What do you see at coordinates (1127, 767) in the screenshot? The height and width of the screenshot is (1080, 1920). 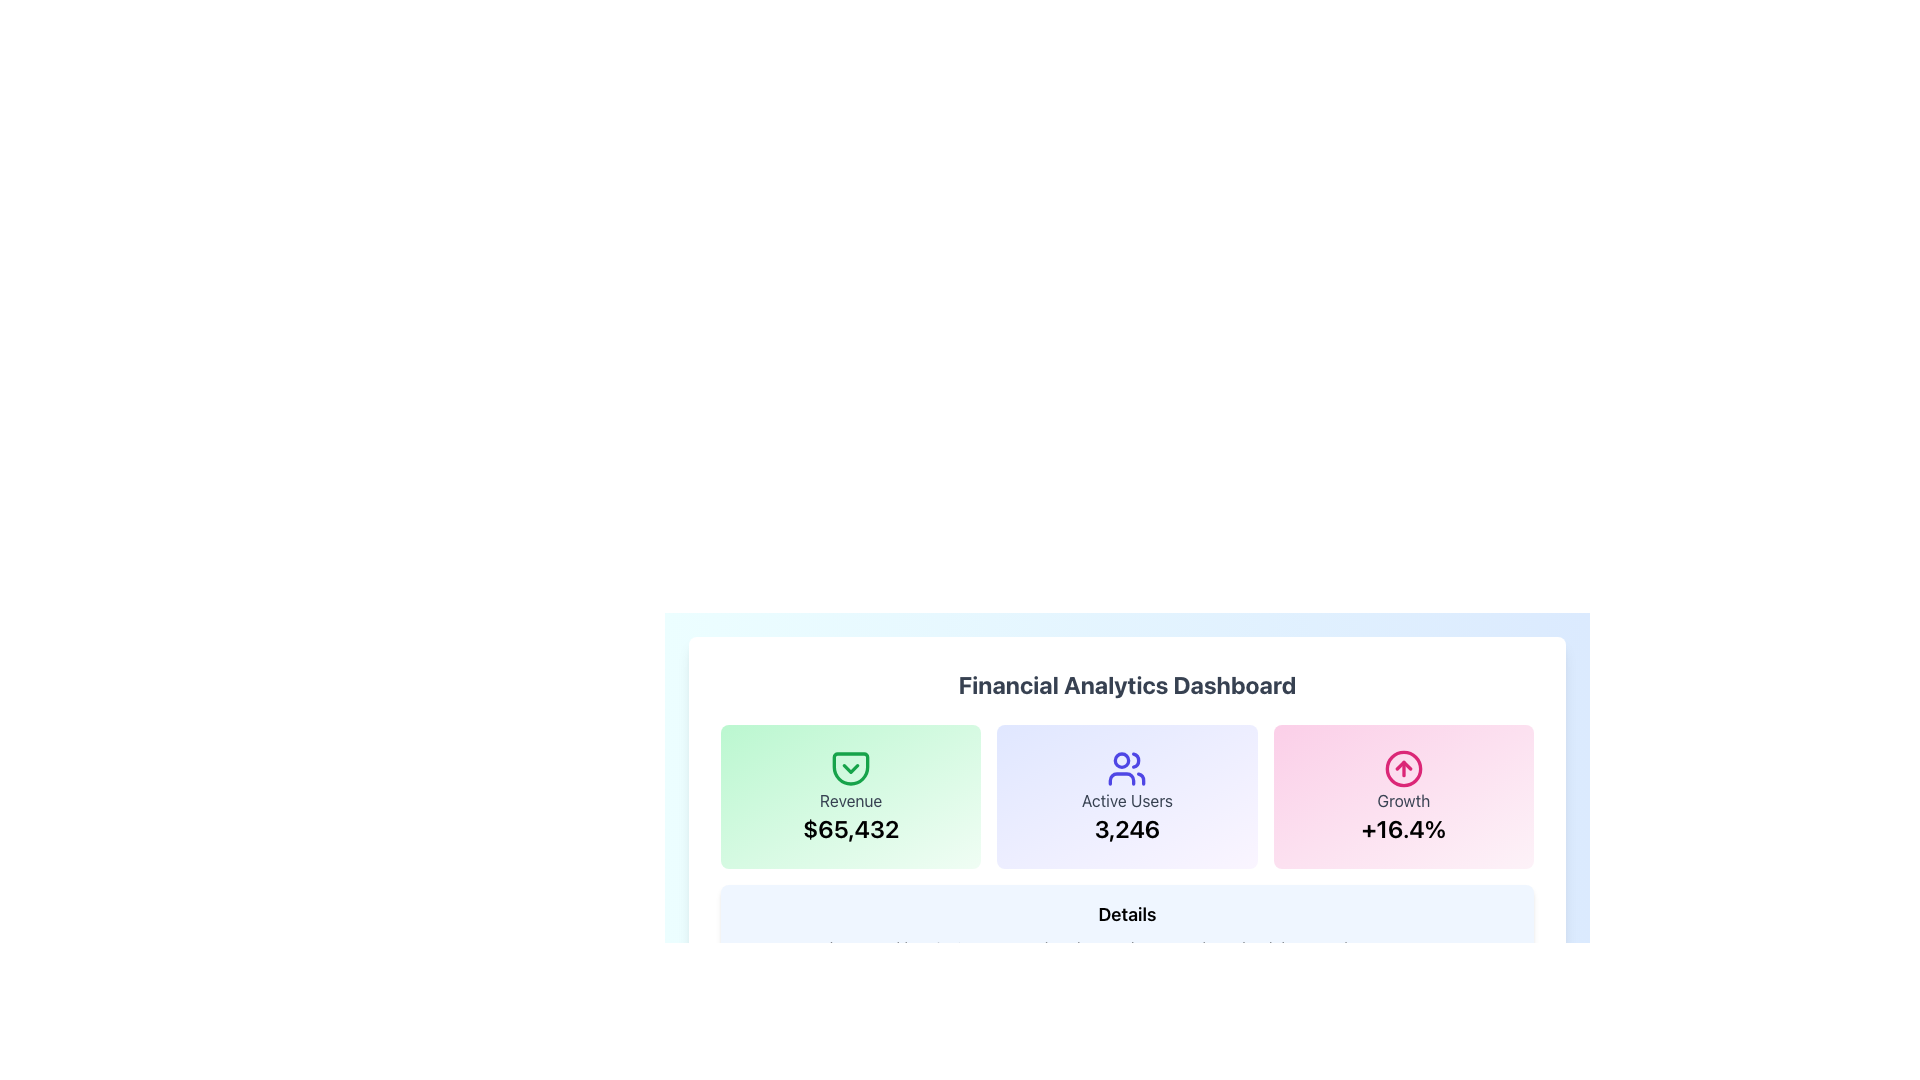 I see `the decorative icon located at the top-center of the 'Active Users' card, which enhances the visual presentation of the card` at bounding box center [1127, 767].